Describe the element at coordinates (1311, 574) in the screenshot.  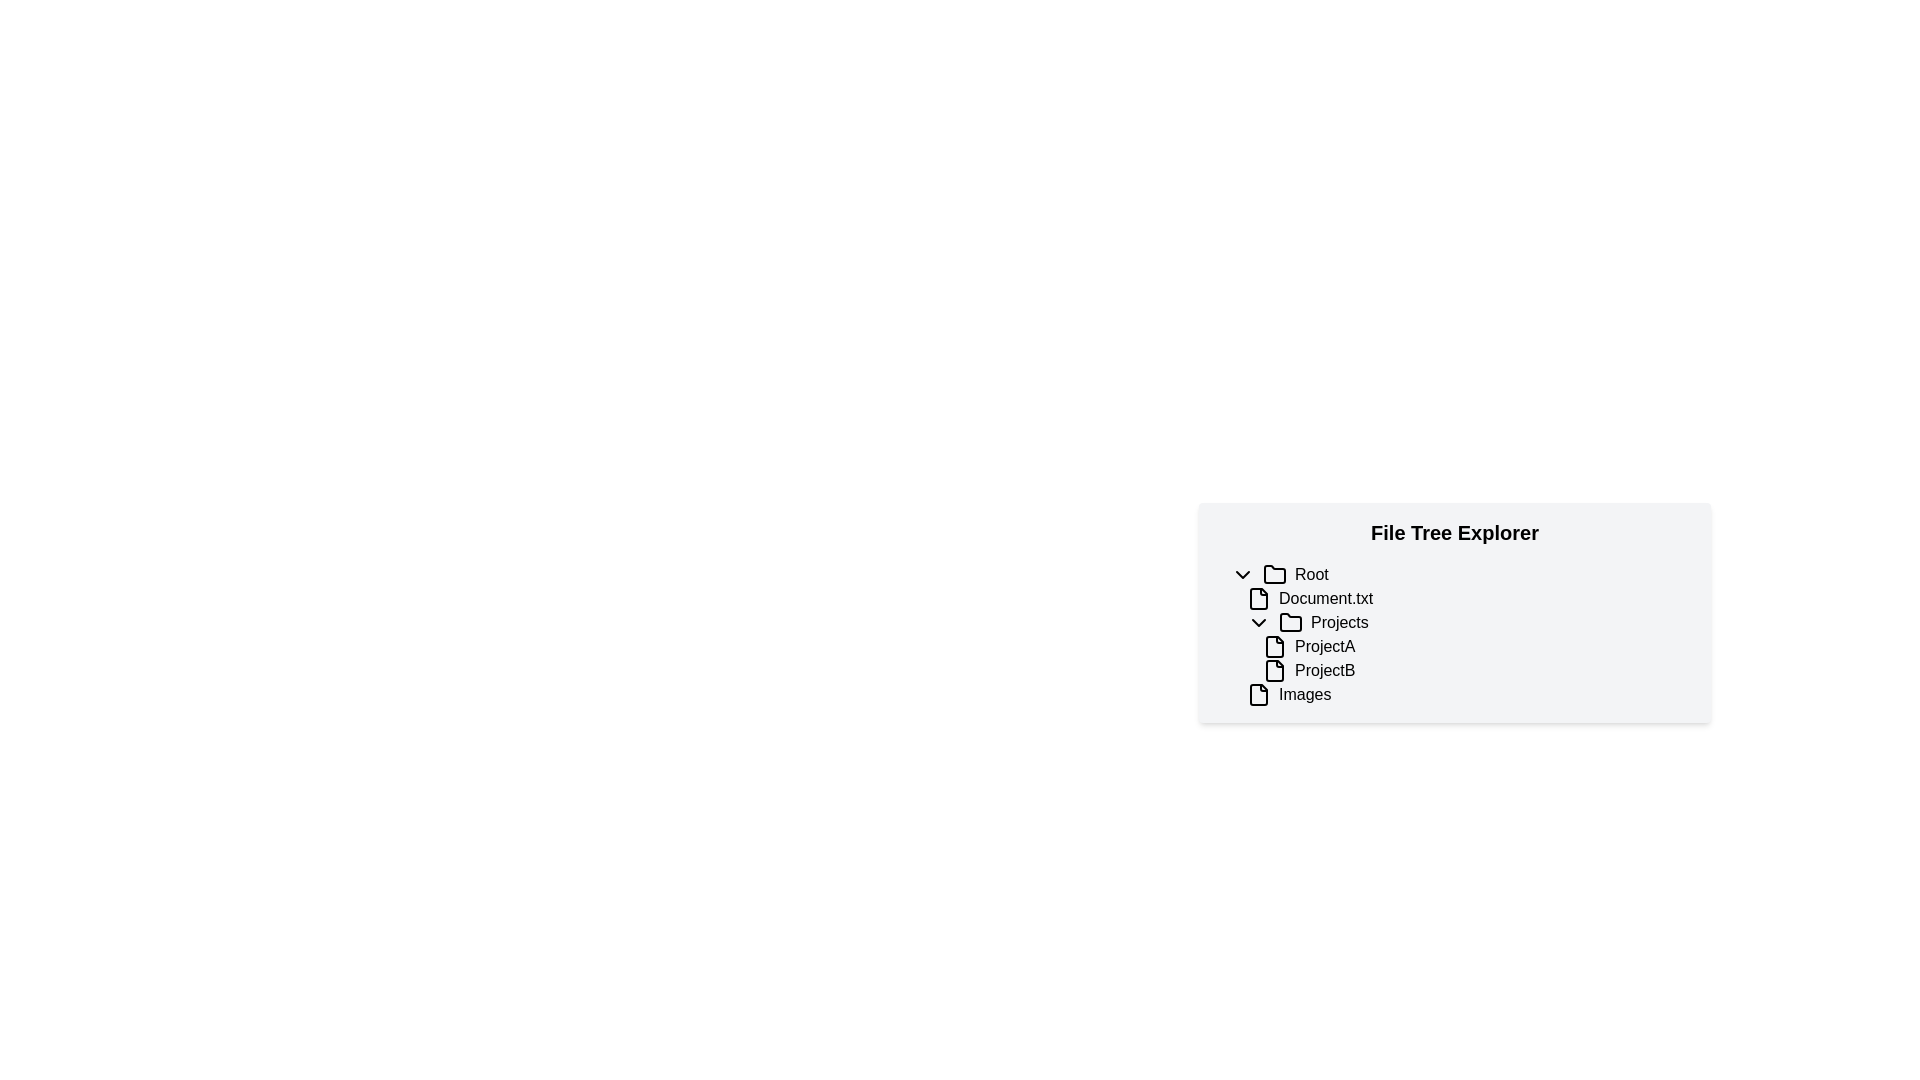
I see `the 'Root' text label, which is the label for the top-level folder` at that location.